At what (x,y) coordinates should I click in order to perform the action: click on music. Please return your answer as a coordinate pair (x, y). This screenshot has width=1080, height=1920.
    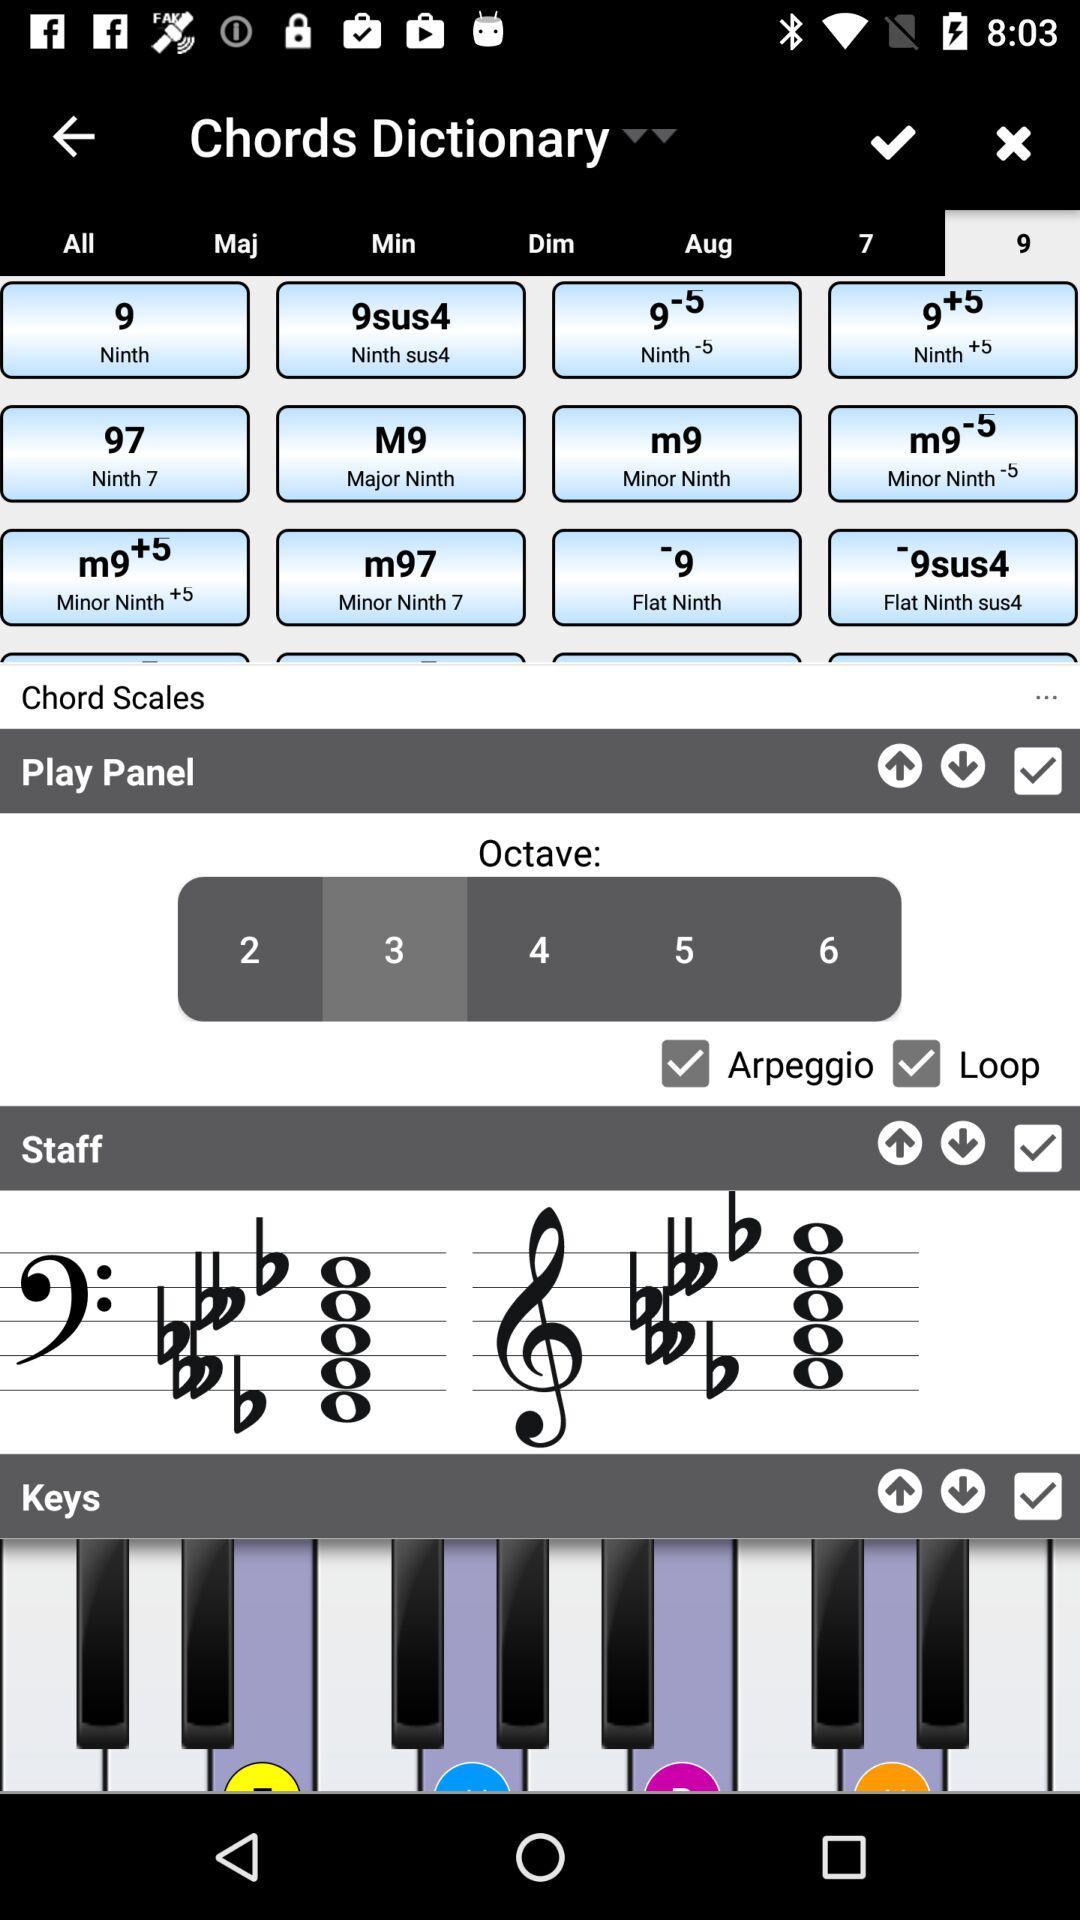
    Looking at the image, I should click on (521, 1643).